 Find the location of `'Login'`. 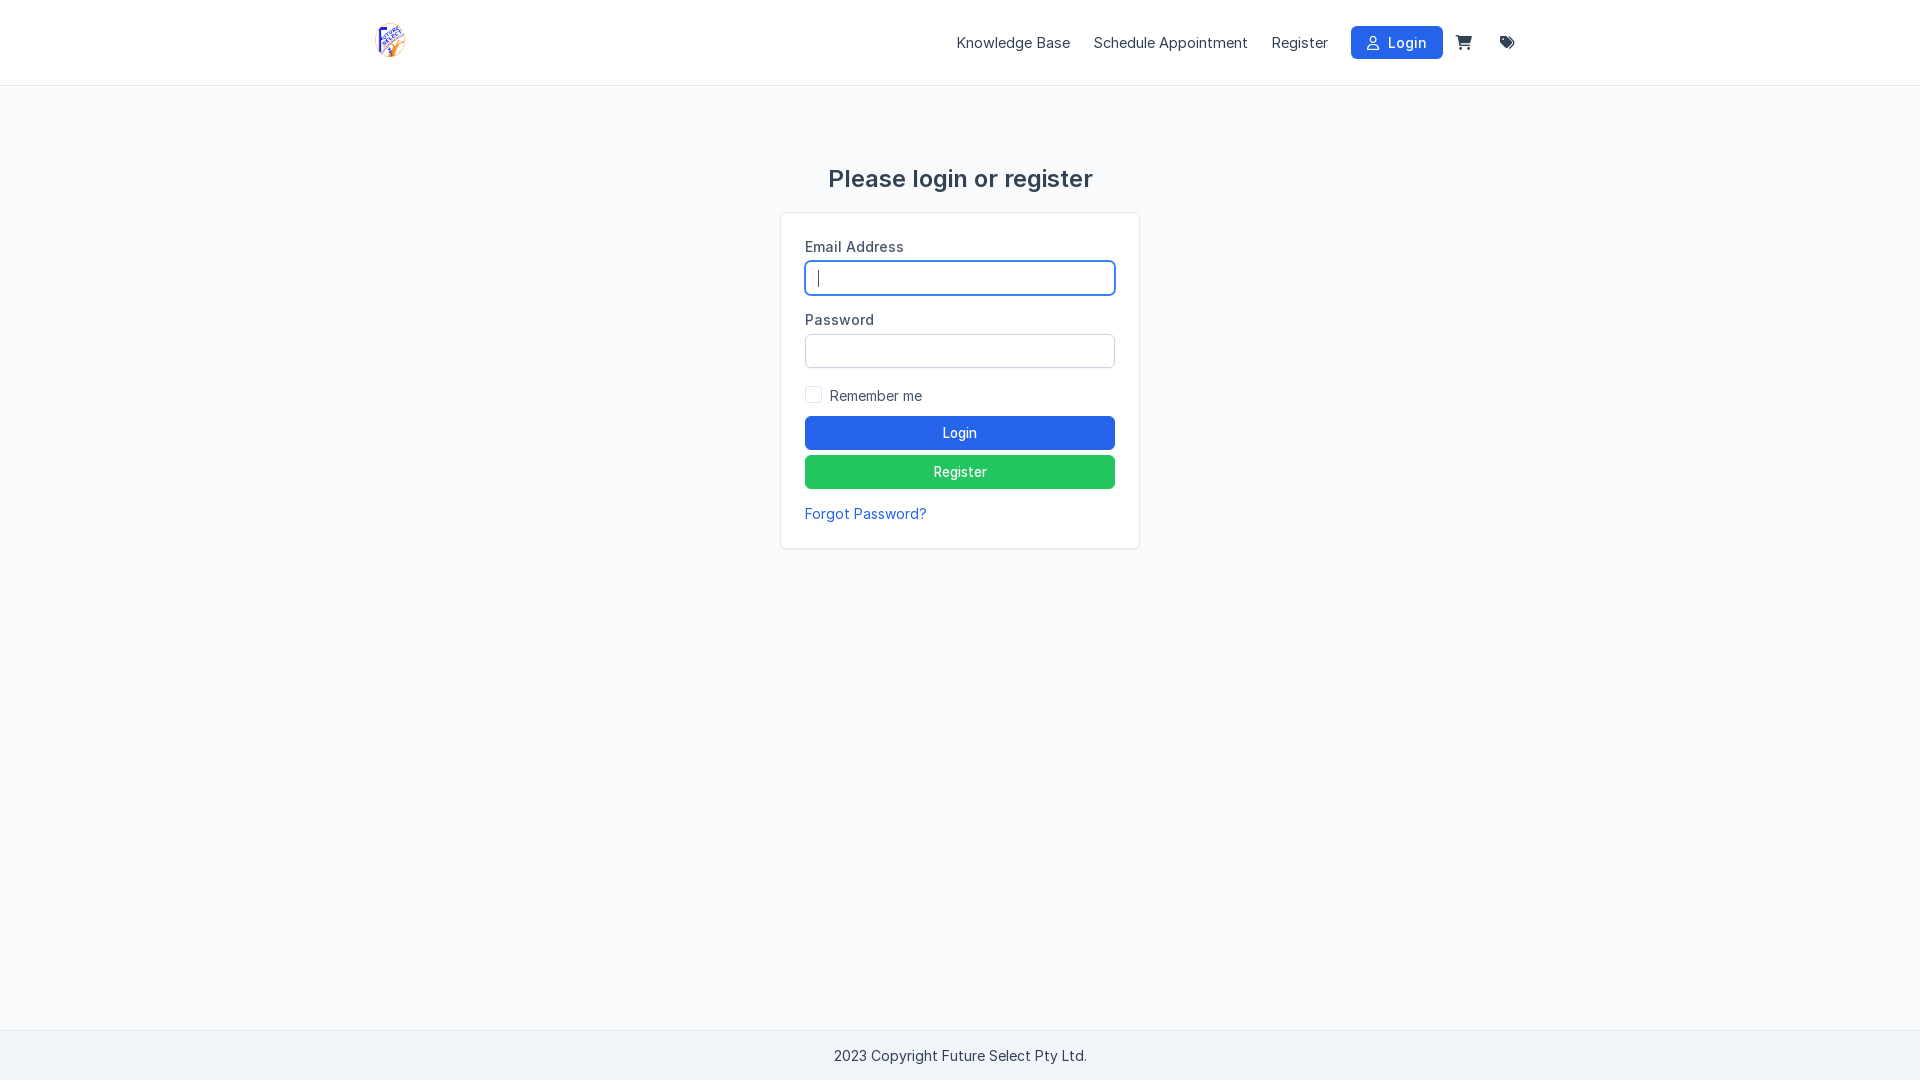

'Login' is located at coordinates (805, 431).